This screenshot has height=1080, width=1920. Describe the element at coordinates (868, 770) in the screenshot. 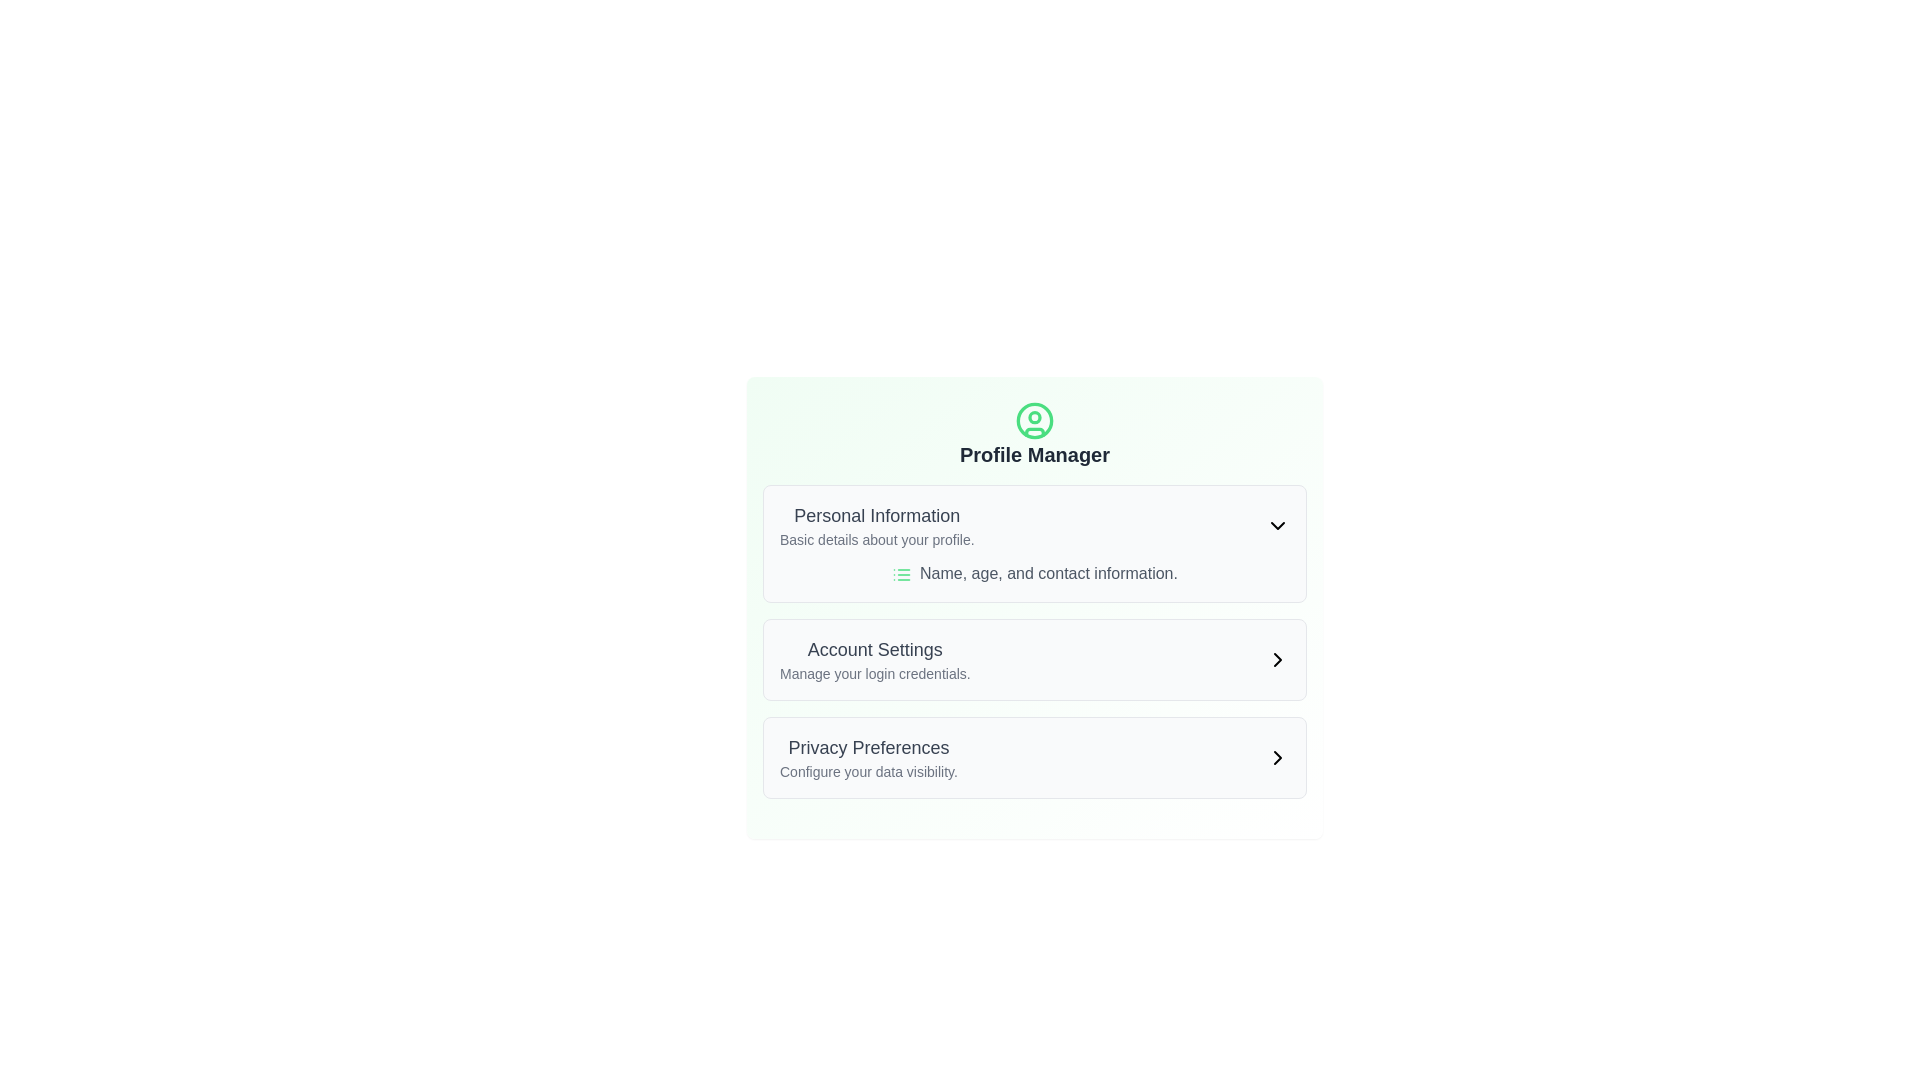

I see `the descriptive text label that clarifies the functionality of the 'Privacy Preferences' section, which is positioned below the 'Privacy Preferences' element` at that location.